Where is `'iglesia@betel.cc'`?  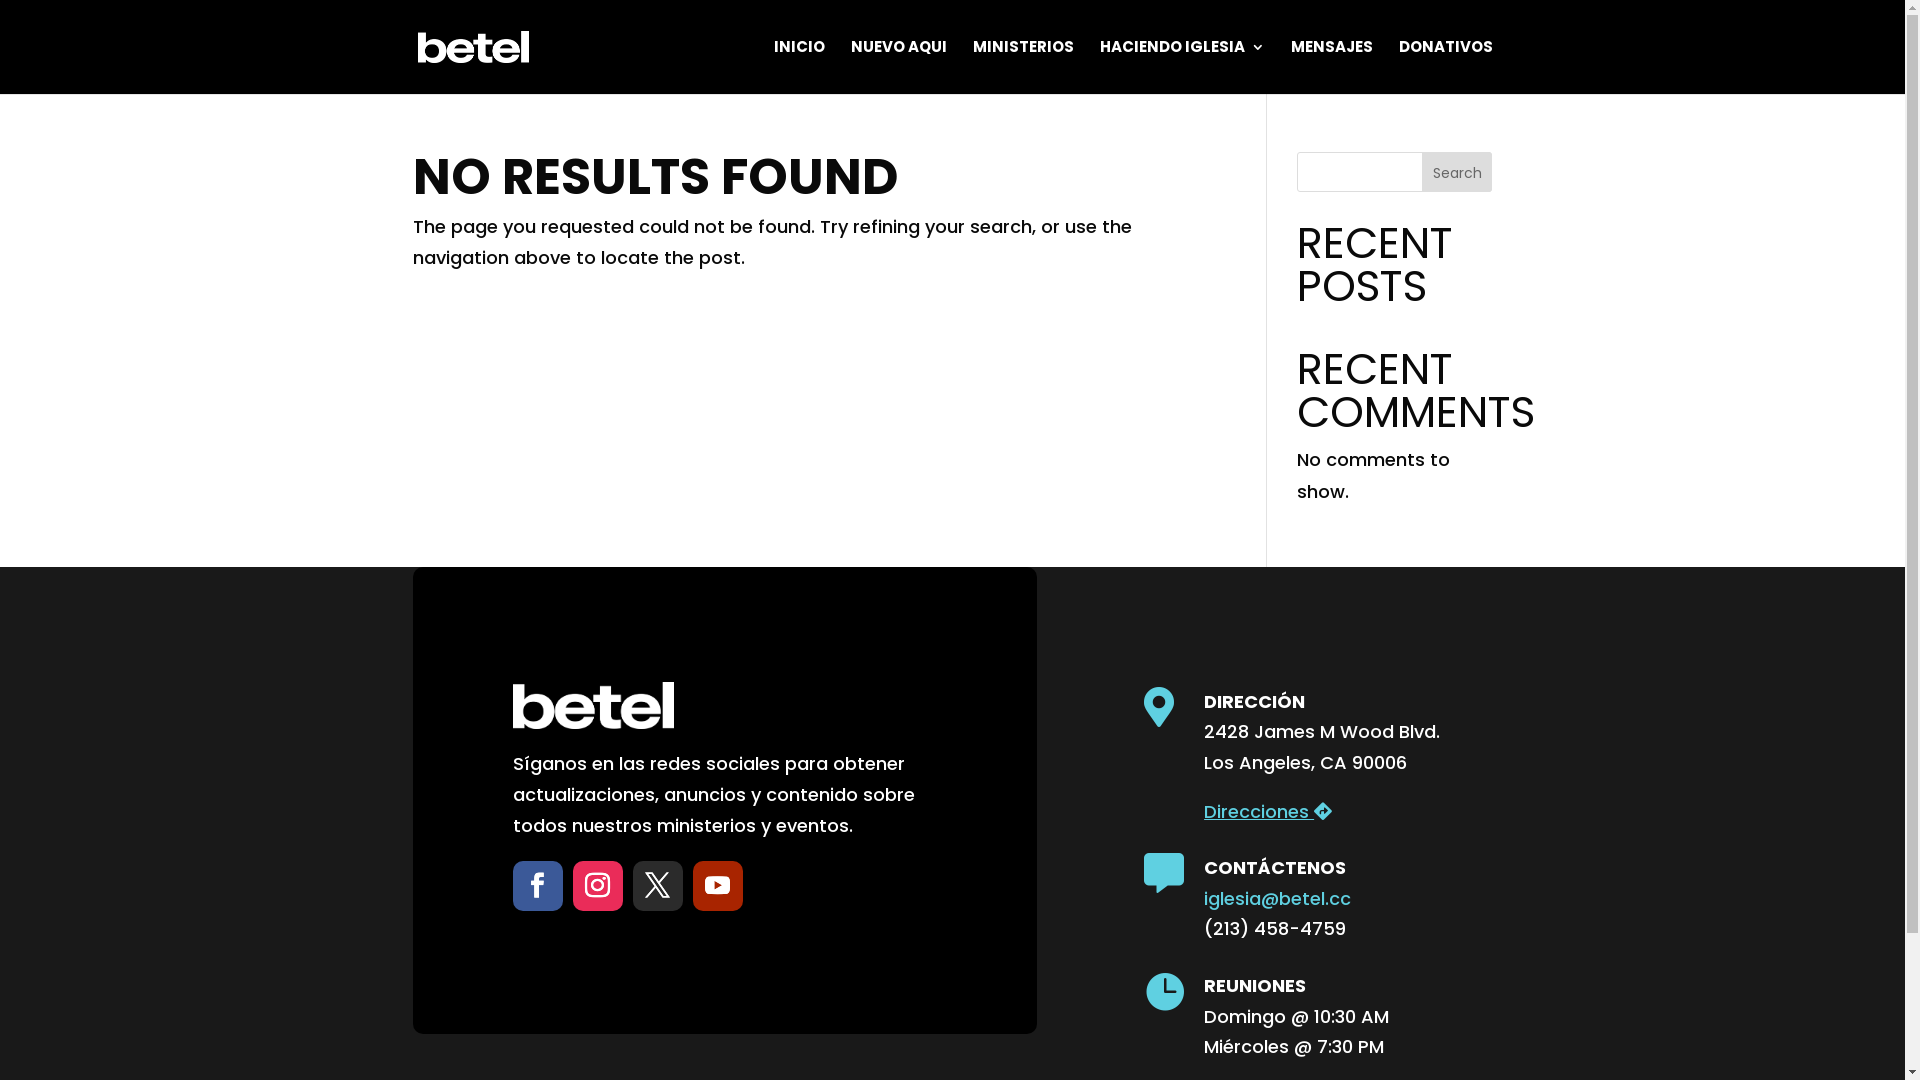 'iglesia@betel.cc' is located at coordinates (1276, 897).